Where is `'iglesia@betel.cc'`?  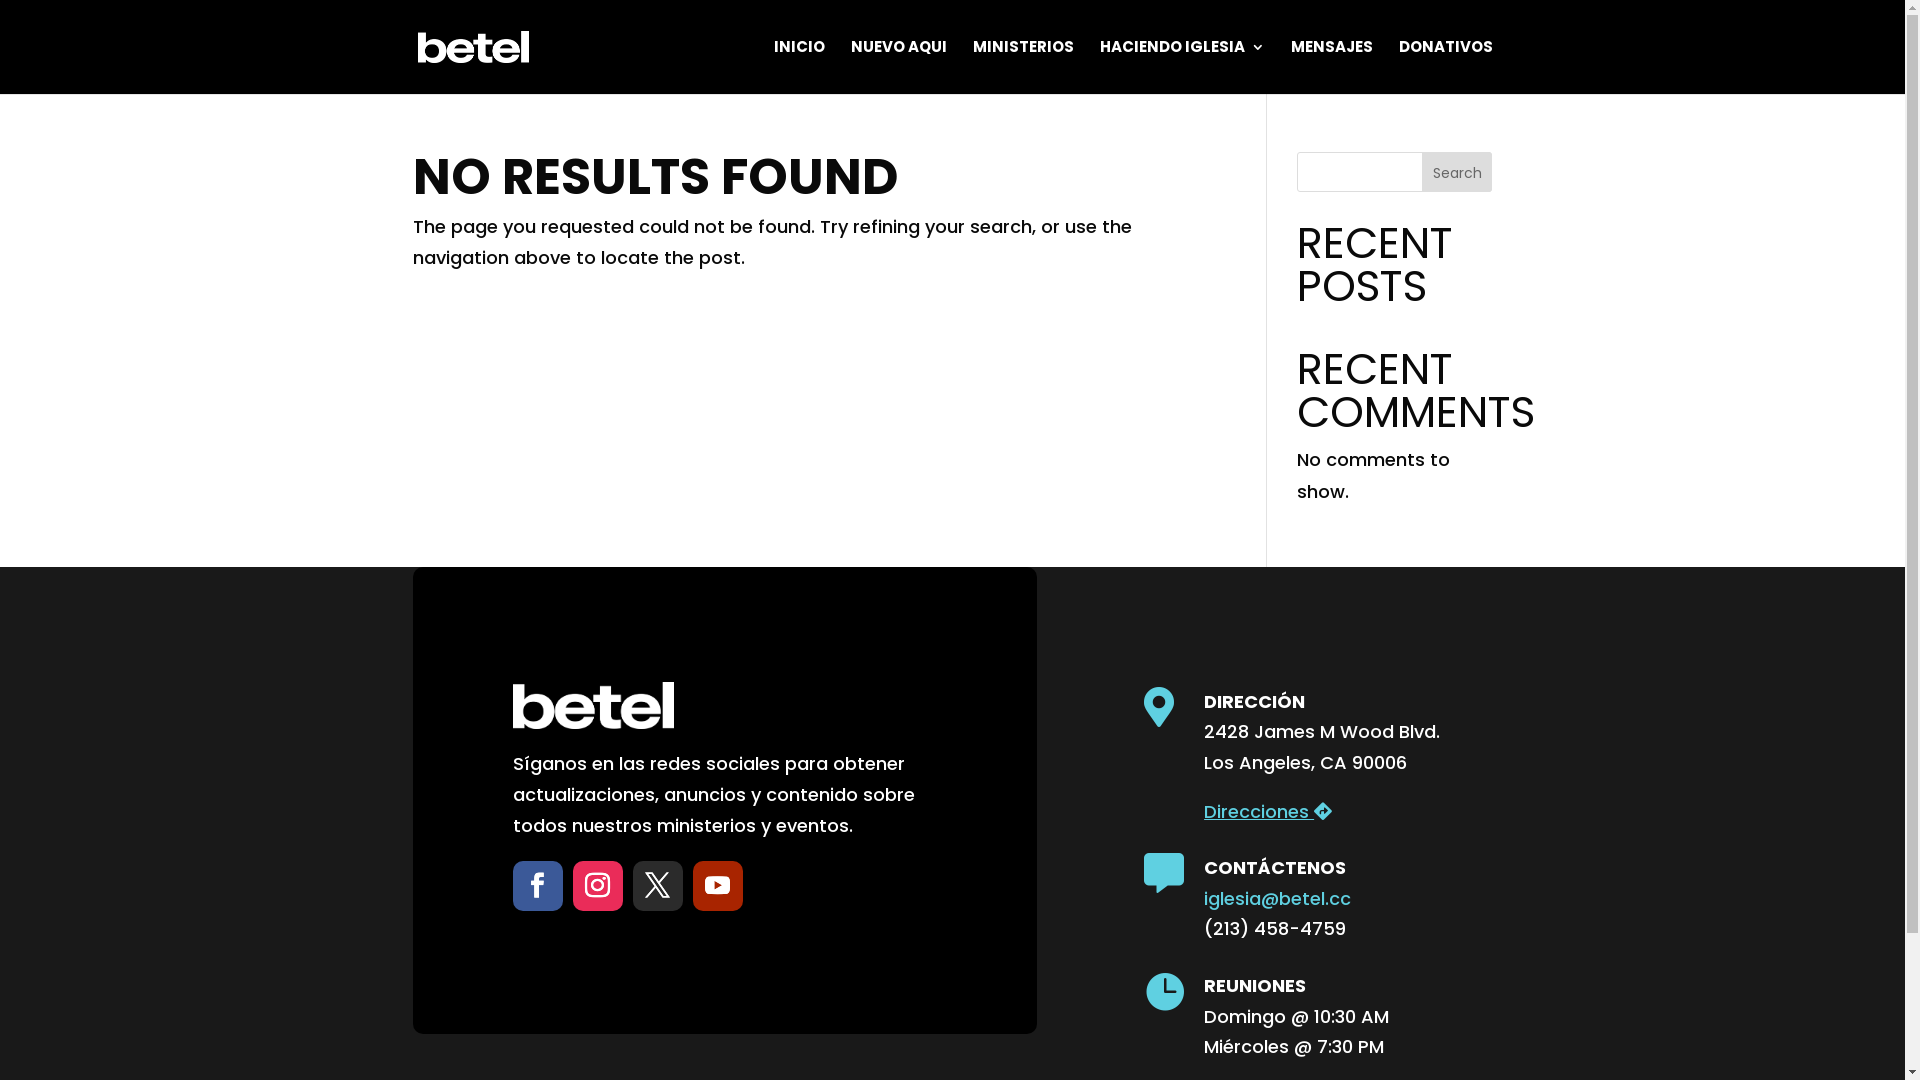 'iglesia@betel.cc' is located at coordinates (1276, 897).